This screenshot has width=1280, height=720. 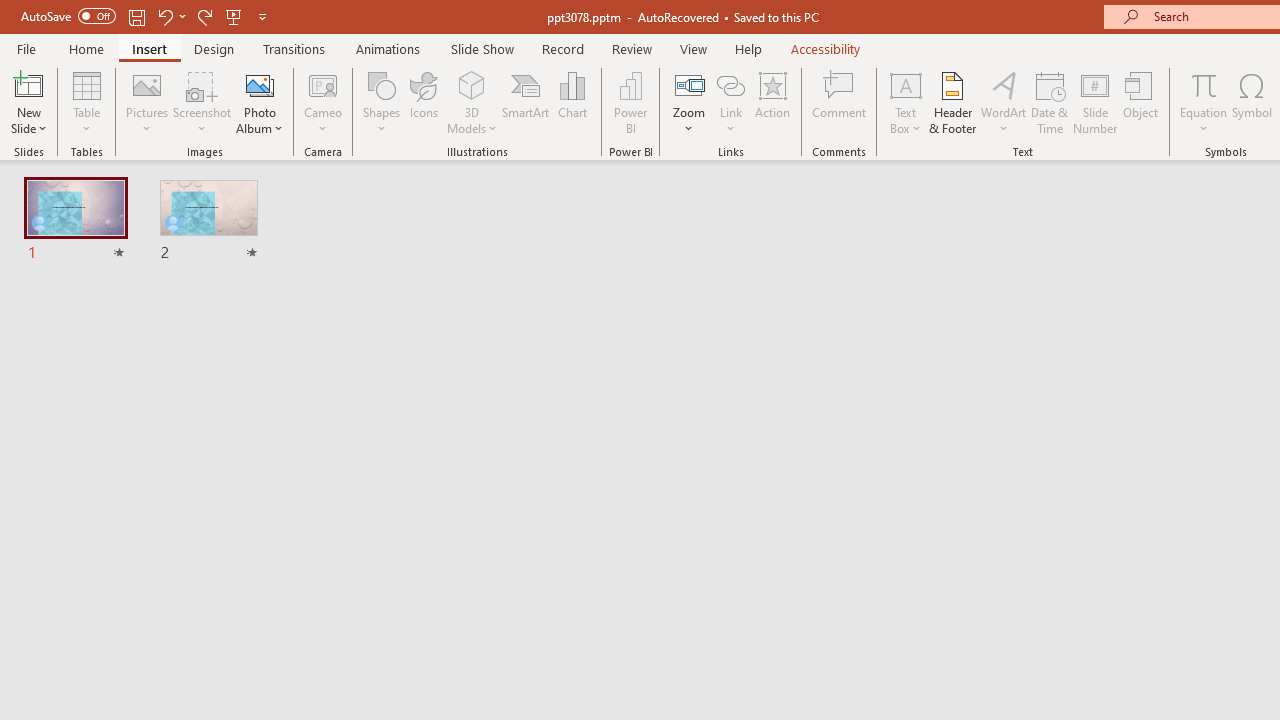 I want to click on 'Accessibility', so click(x=826, y=48).